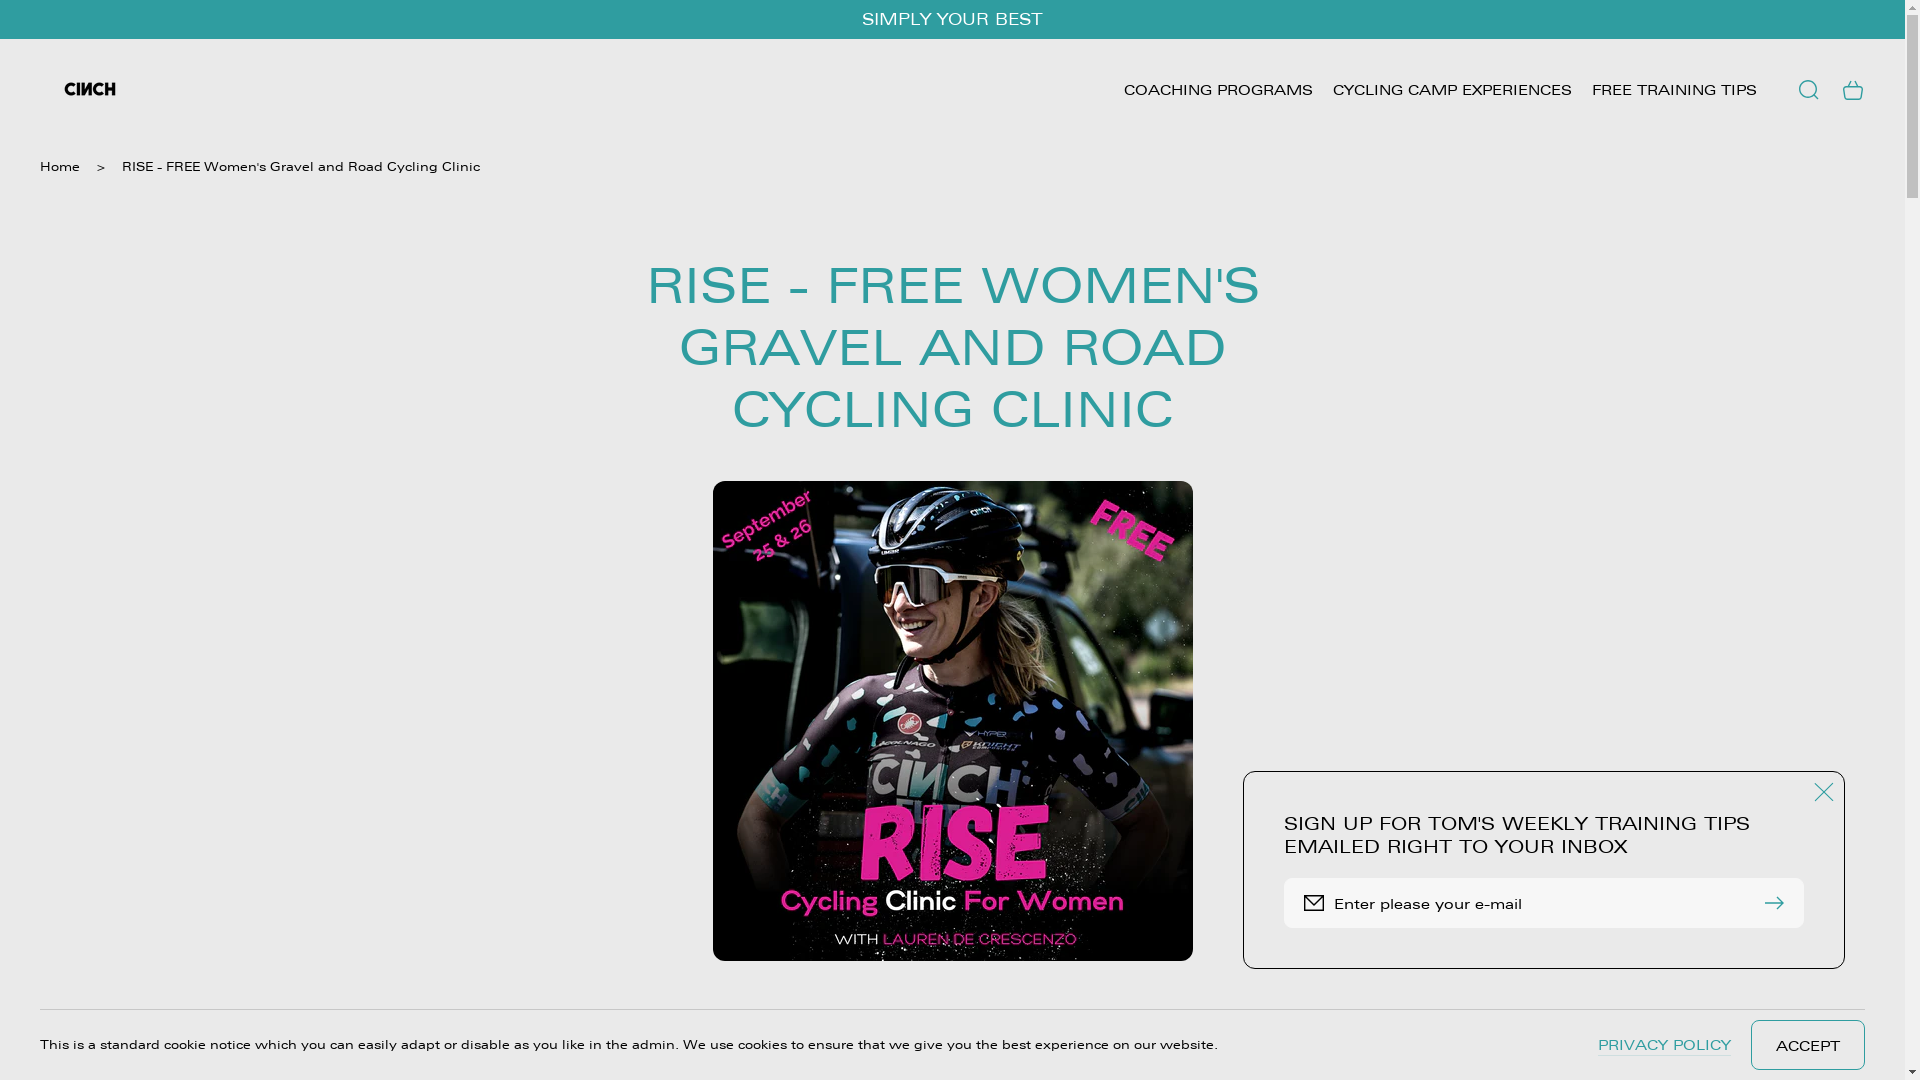 This screenshot has width=1920, height=1080. What do you see at coordinates (1217, 88) in the screenshot?
I see `'COACHING PROGRAMS'` at bounding box center [1217, 88].